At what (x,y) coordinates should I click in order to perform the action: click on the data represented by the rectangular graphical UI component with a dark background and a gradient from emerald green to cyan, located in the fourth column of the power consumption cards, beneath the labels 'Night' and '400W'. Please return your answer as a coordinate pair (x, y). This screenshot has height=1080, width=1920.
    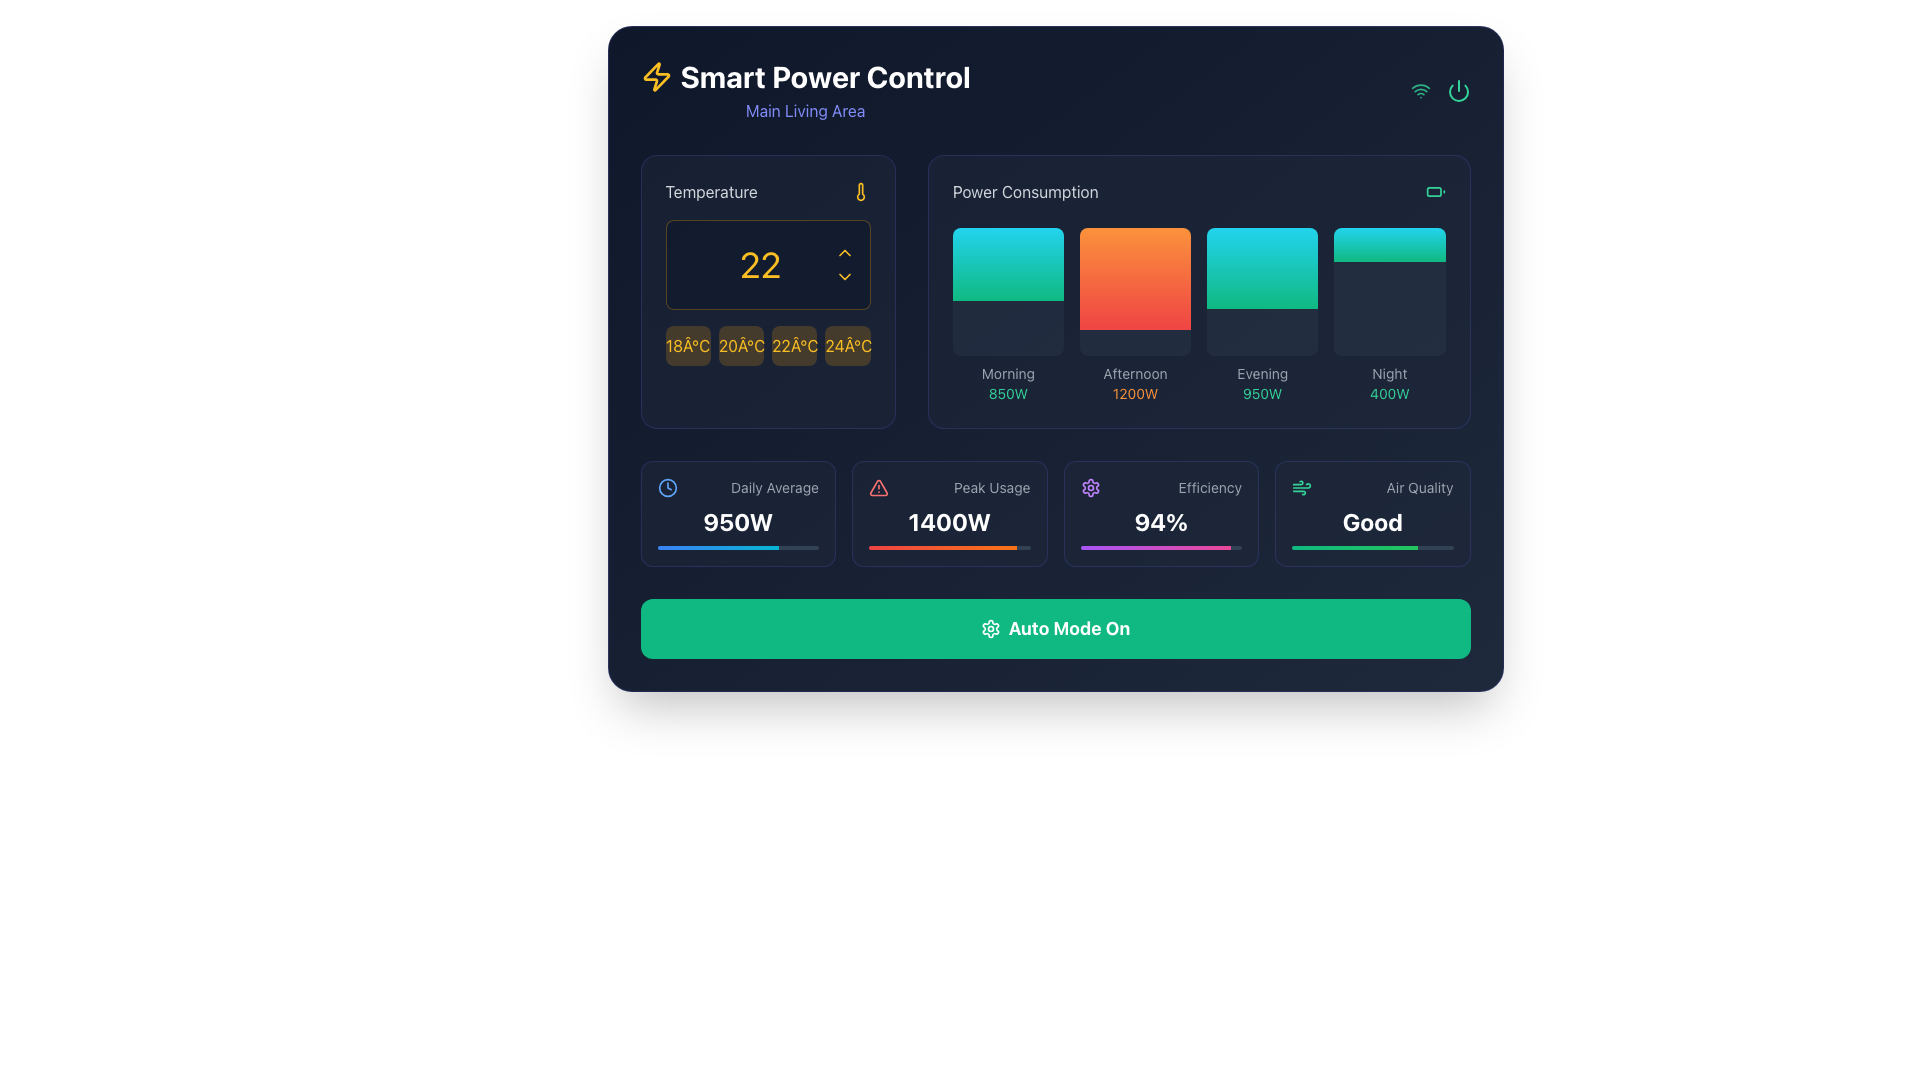
    Looking at the image, I should click on (1388, 292).